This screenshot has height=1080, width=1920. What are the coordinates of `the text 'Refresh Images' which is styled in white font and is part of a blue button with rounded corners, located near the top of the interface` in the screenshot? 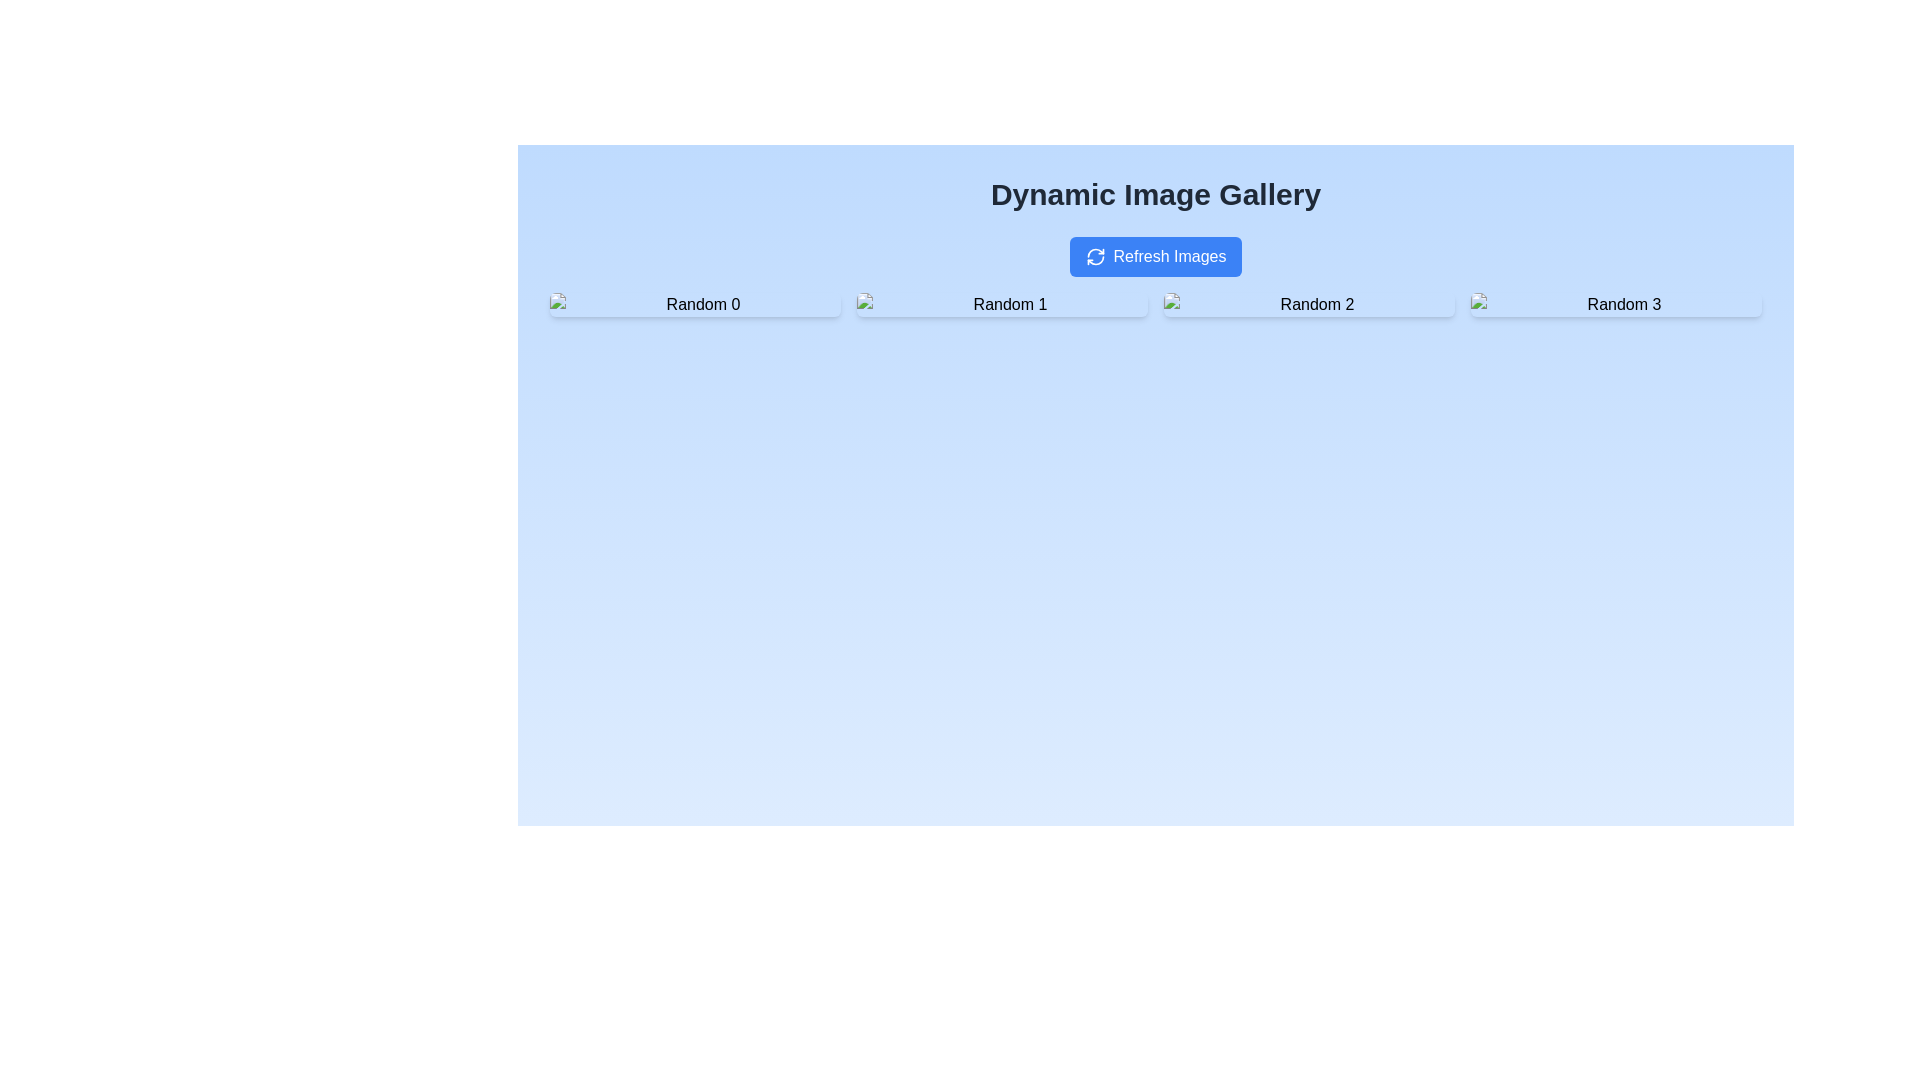 It's located at (1170, 256).